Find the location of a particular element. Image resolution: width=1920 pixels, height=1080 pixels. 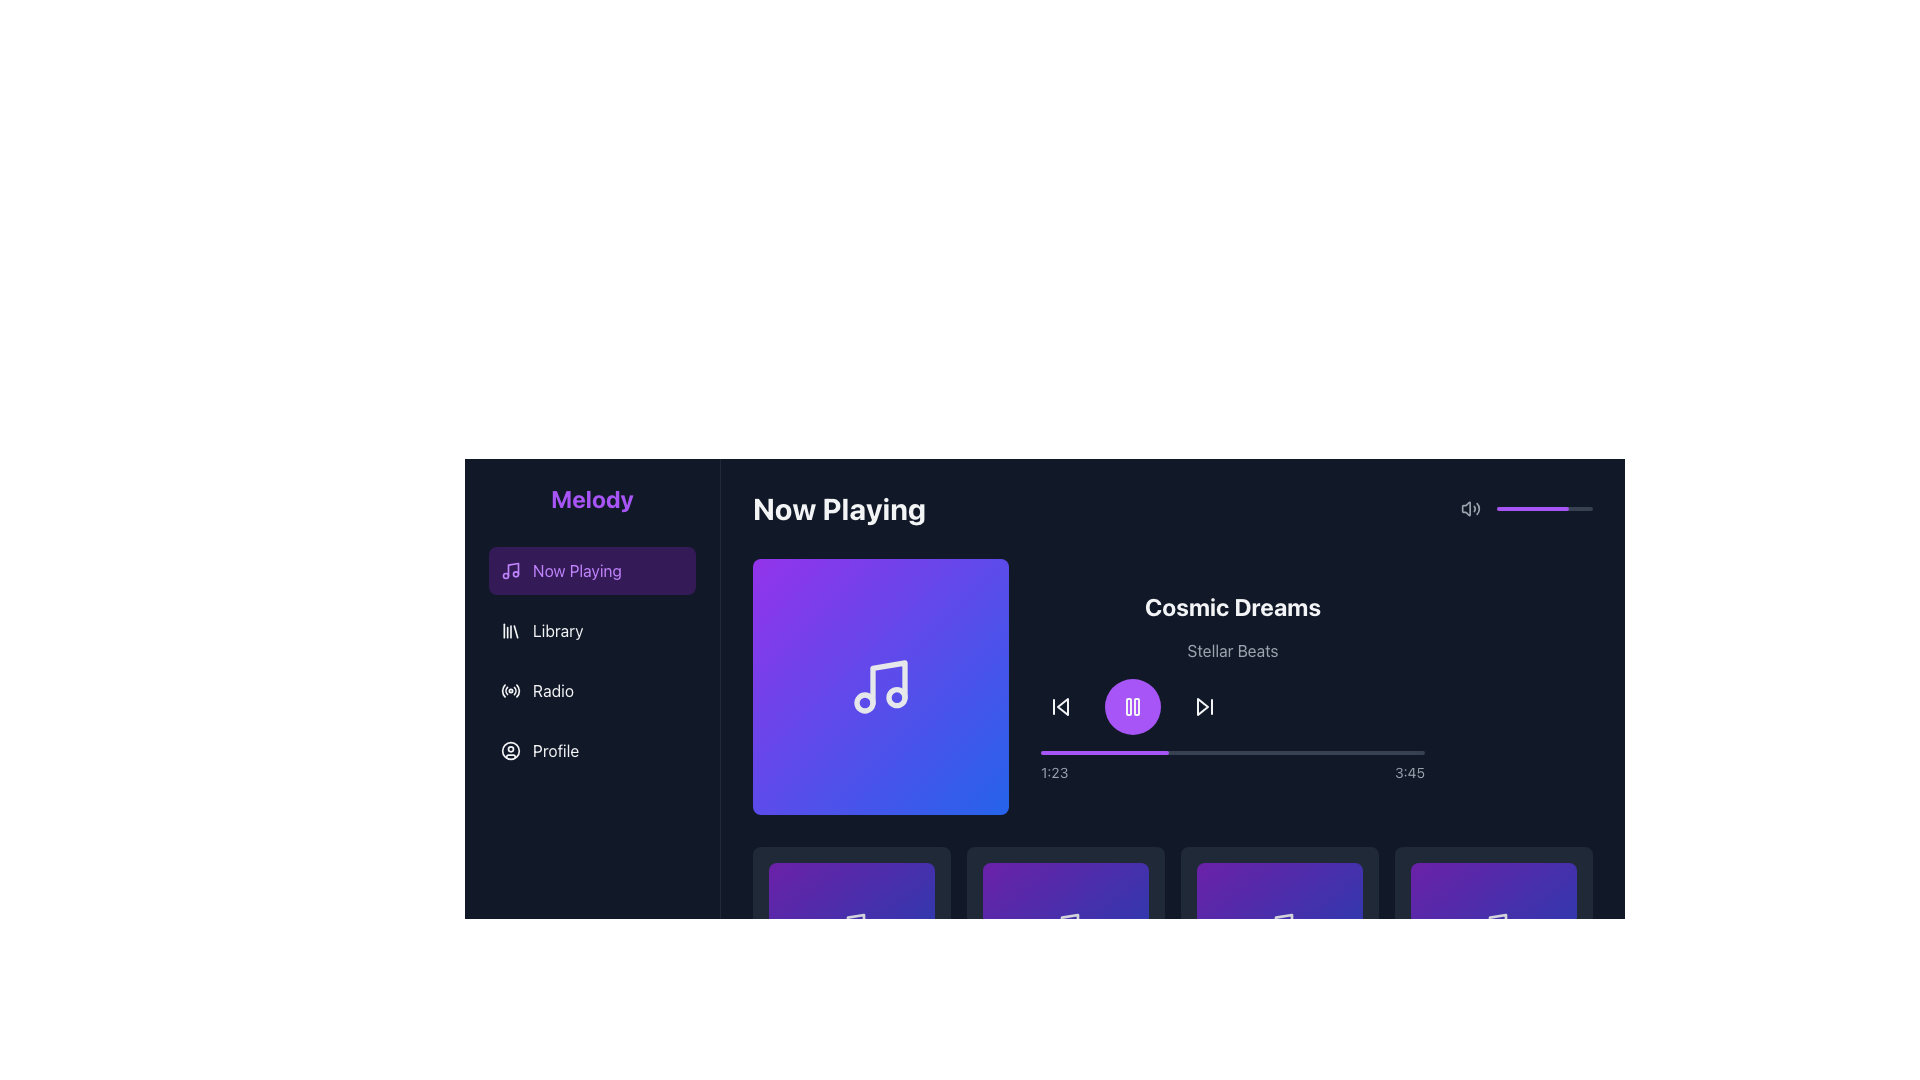

the slider is located at coordinates (1555, 508).